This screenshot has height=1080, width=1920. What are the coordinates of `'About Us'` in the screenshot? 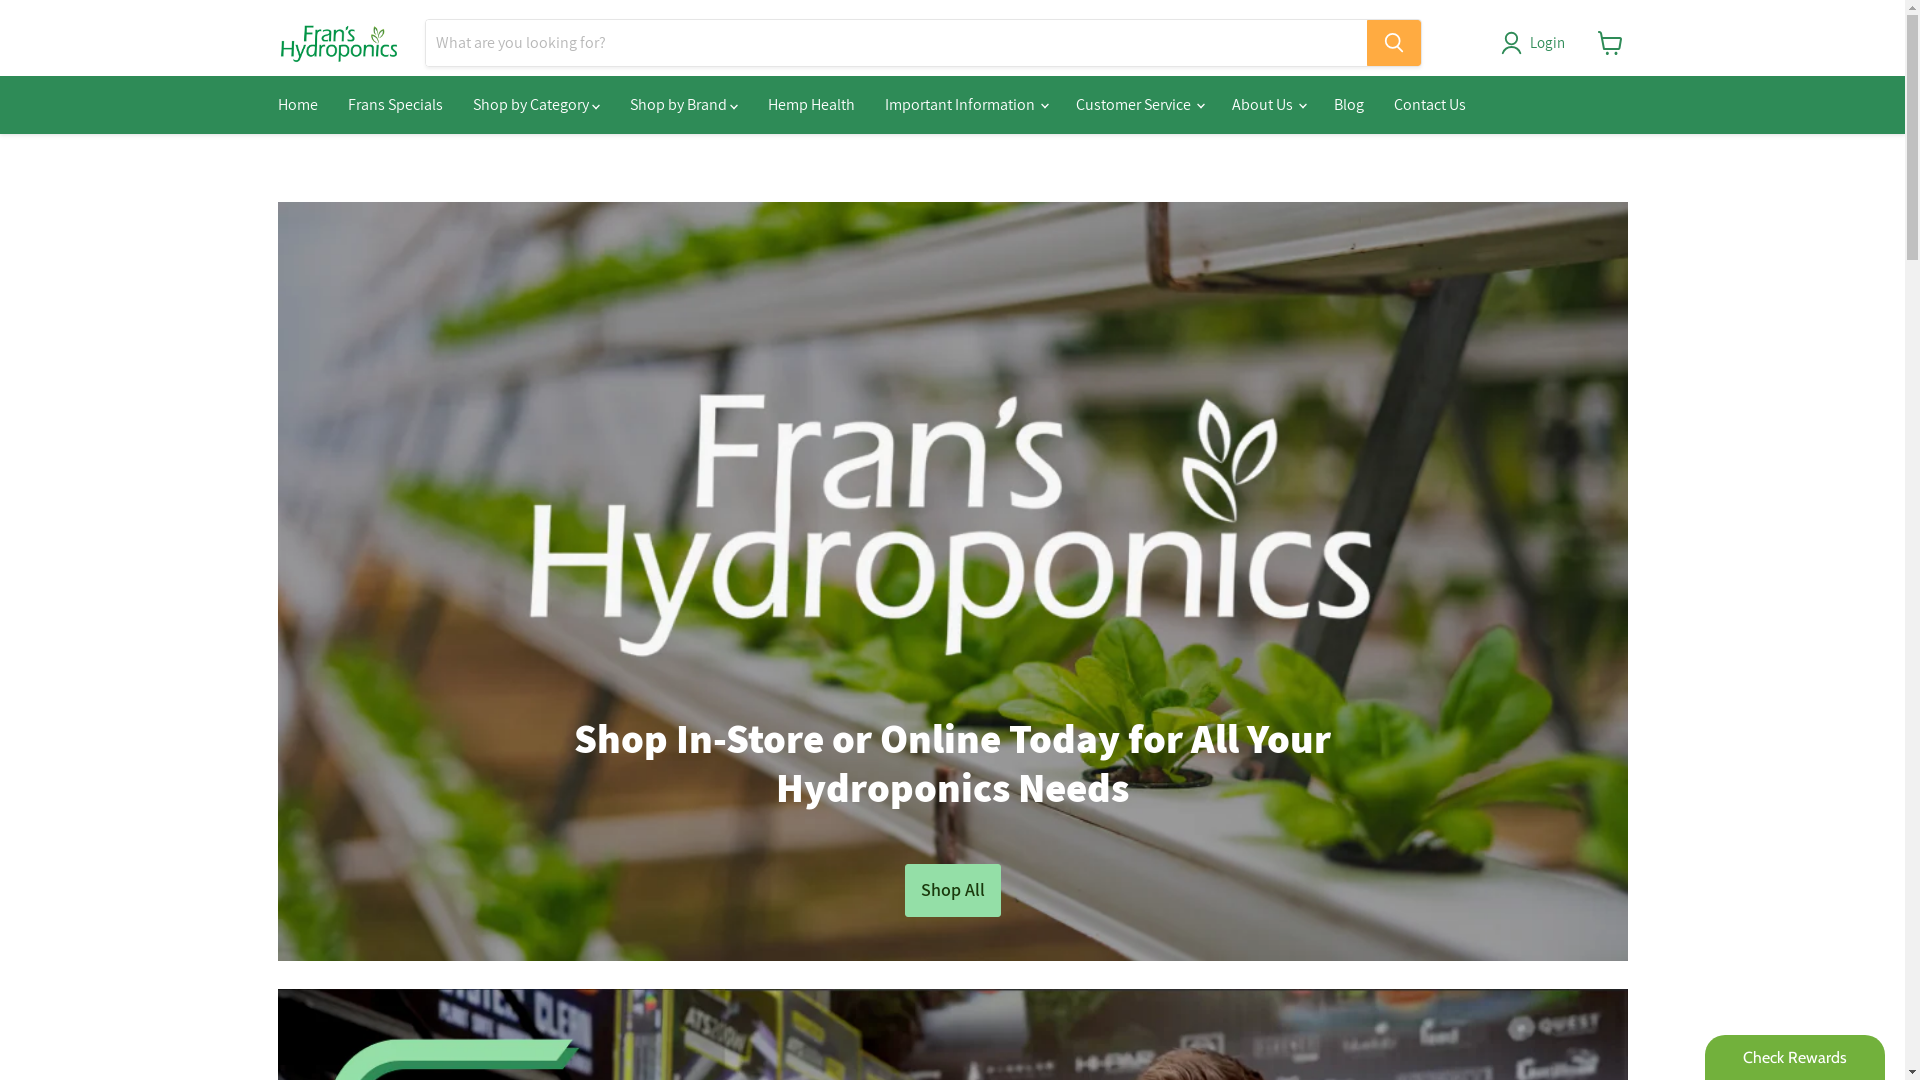 It's located at (1266, 104).